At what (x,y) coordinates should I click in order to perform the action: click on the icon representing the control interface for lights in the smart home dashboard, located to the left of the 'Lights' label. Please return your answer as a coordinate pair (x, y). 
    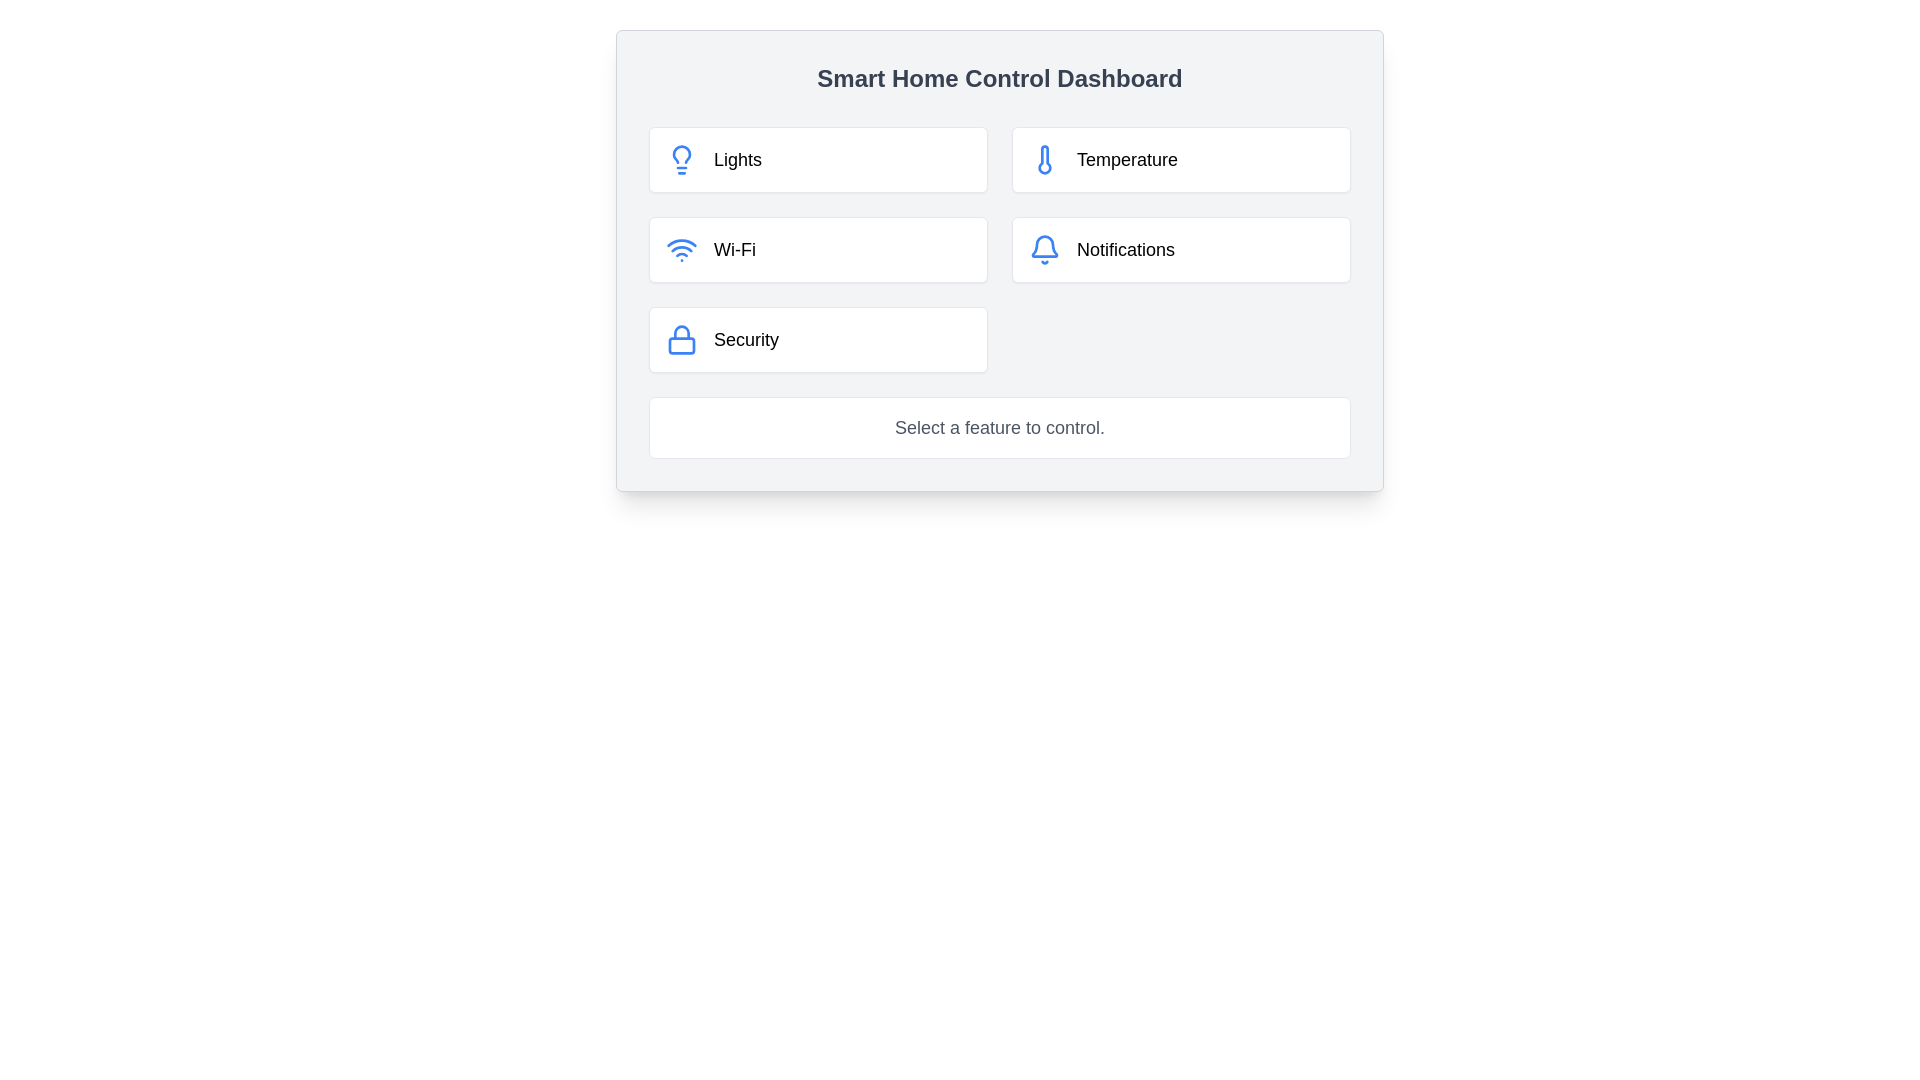
    Looking at the image, I should click on (681, 158).